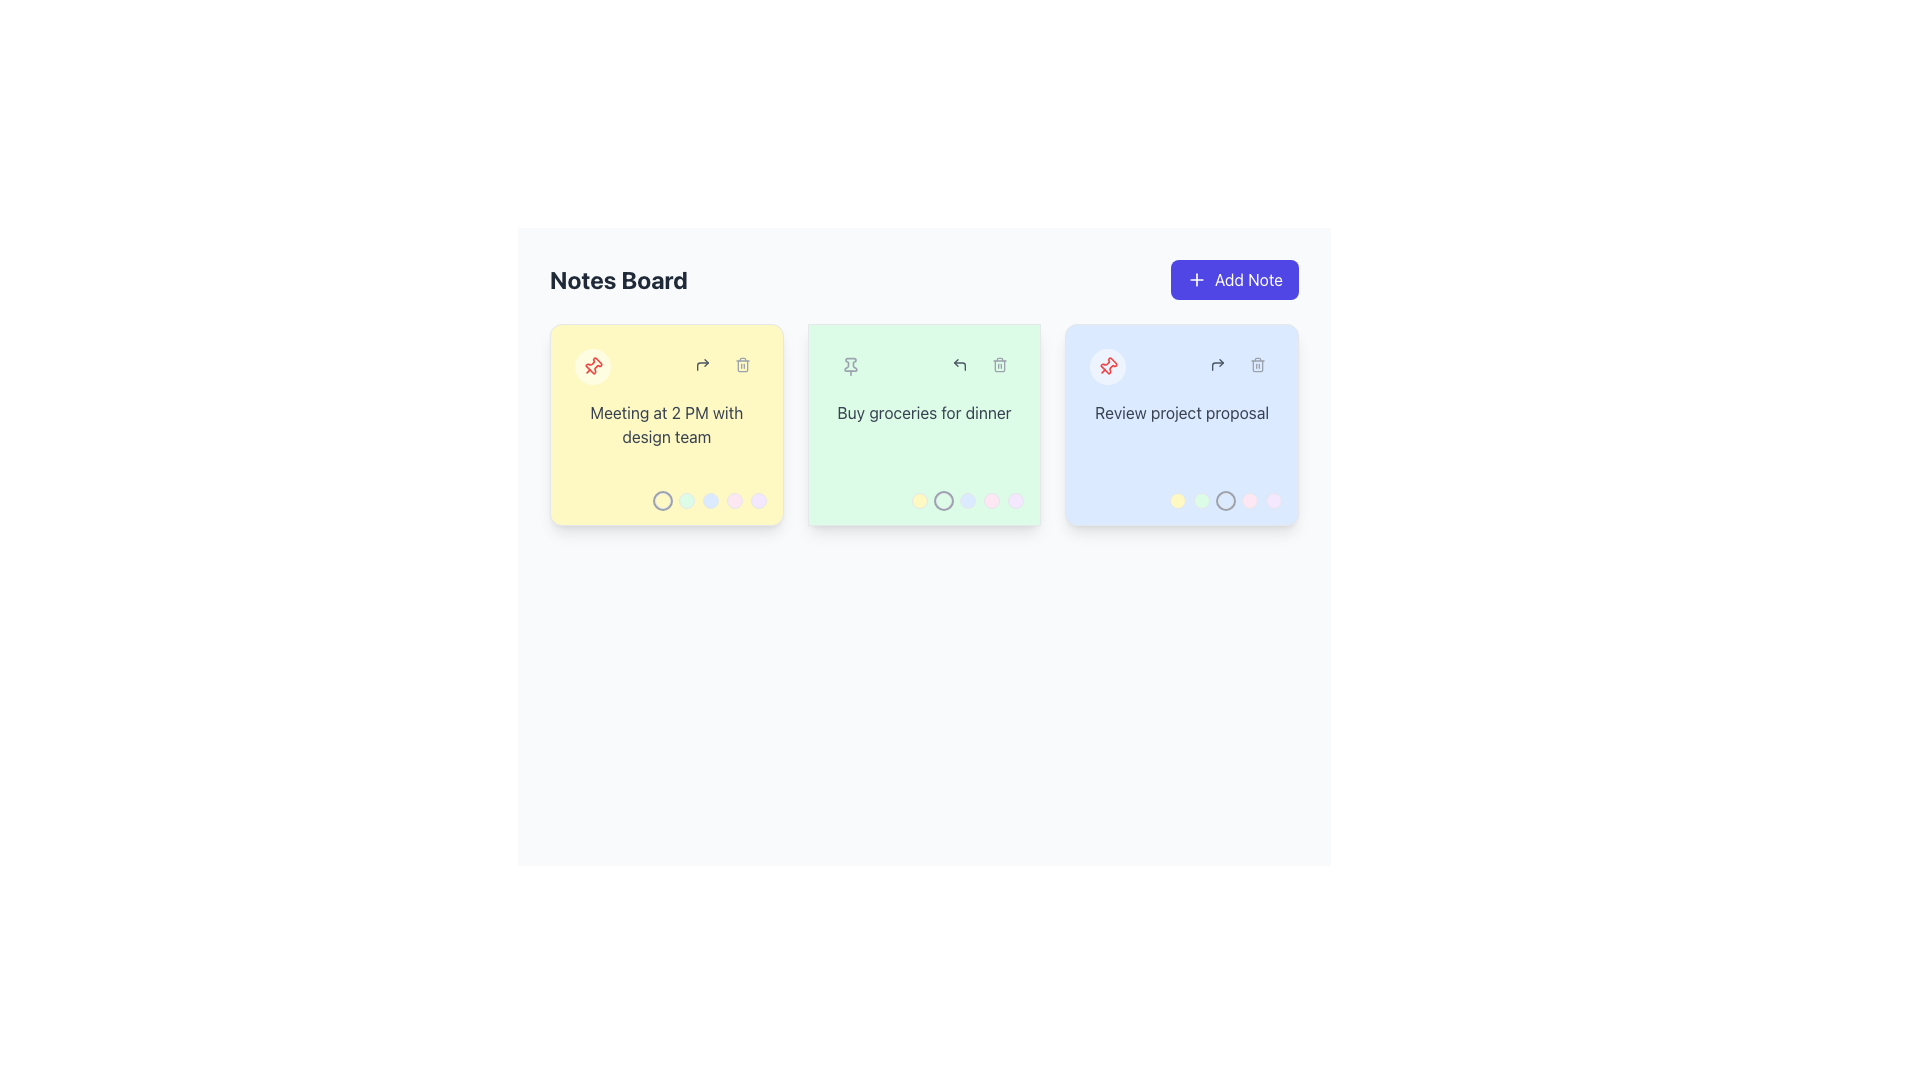  Describe the element at coordinates (1217, 365) in the screenshot. I see `the upward right-pointing gray arrow icon located at the top-right corner of the third blue note card in the Notes Board` at that location.